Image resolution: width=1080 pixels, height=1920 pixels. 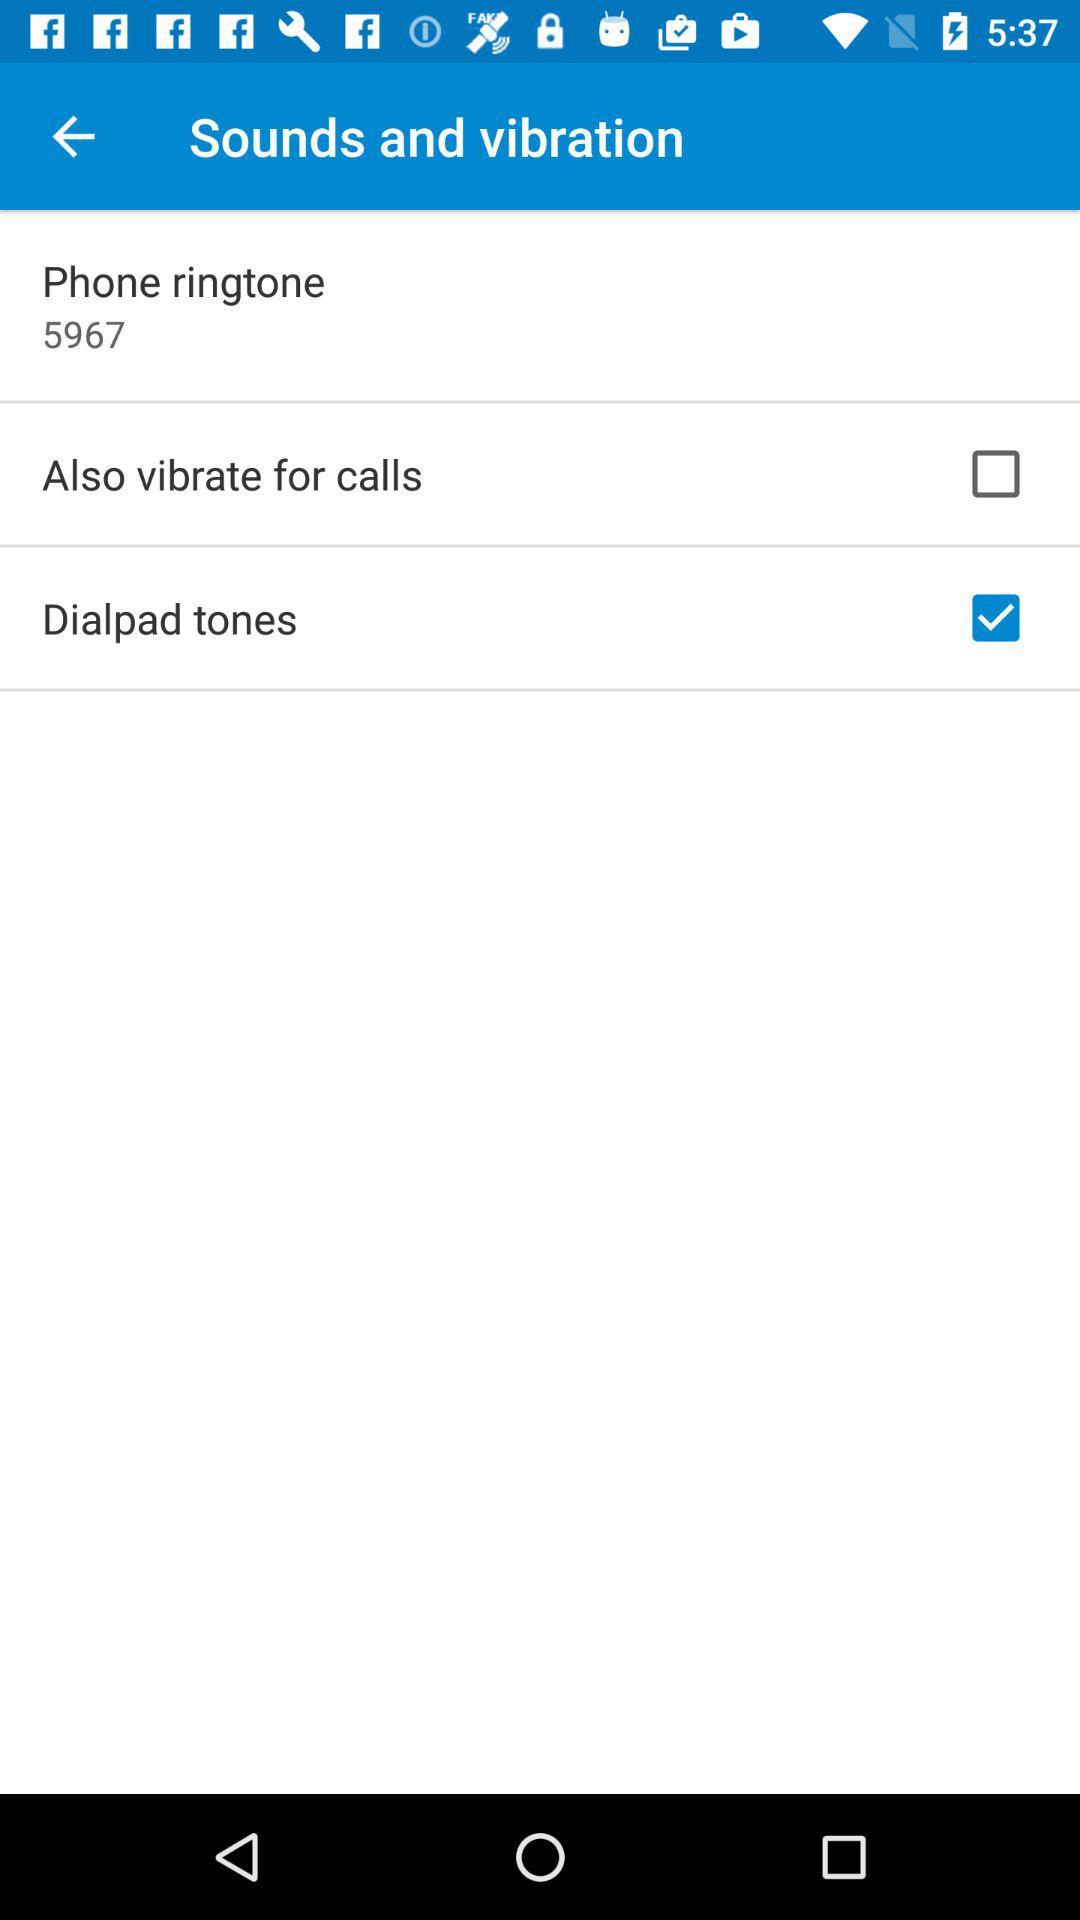 What do you see at coordinates (231, 473) in the screenshot?
I see `the also vibrate for` at bounding box center [231, 473].